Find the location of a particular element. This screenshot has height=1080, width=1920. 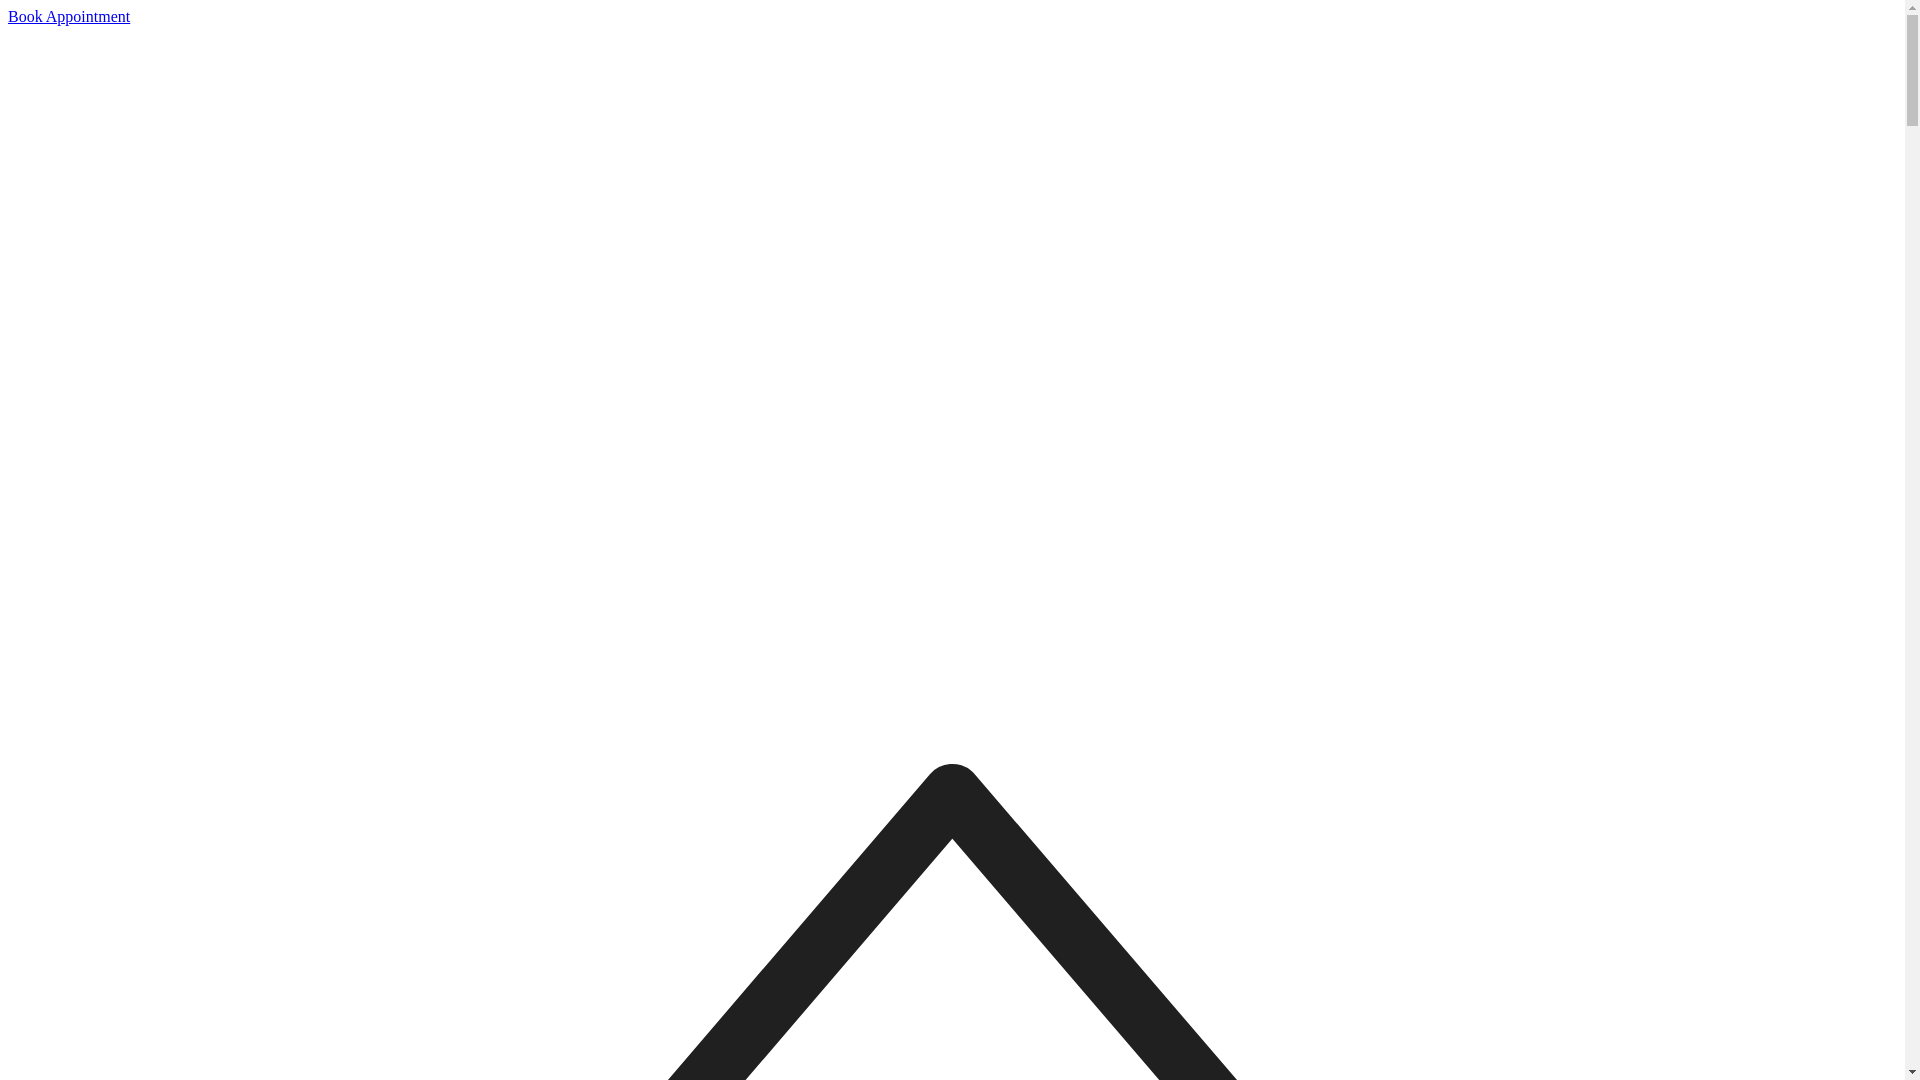

'Book Appointment' is located at coordinates (8, 16).